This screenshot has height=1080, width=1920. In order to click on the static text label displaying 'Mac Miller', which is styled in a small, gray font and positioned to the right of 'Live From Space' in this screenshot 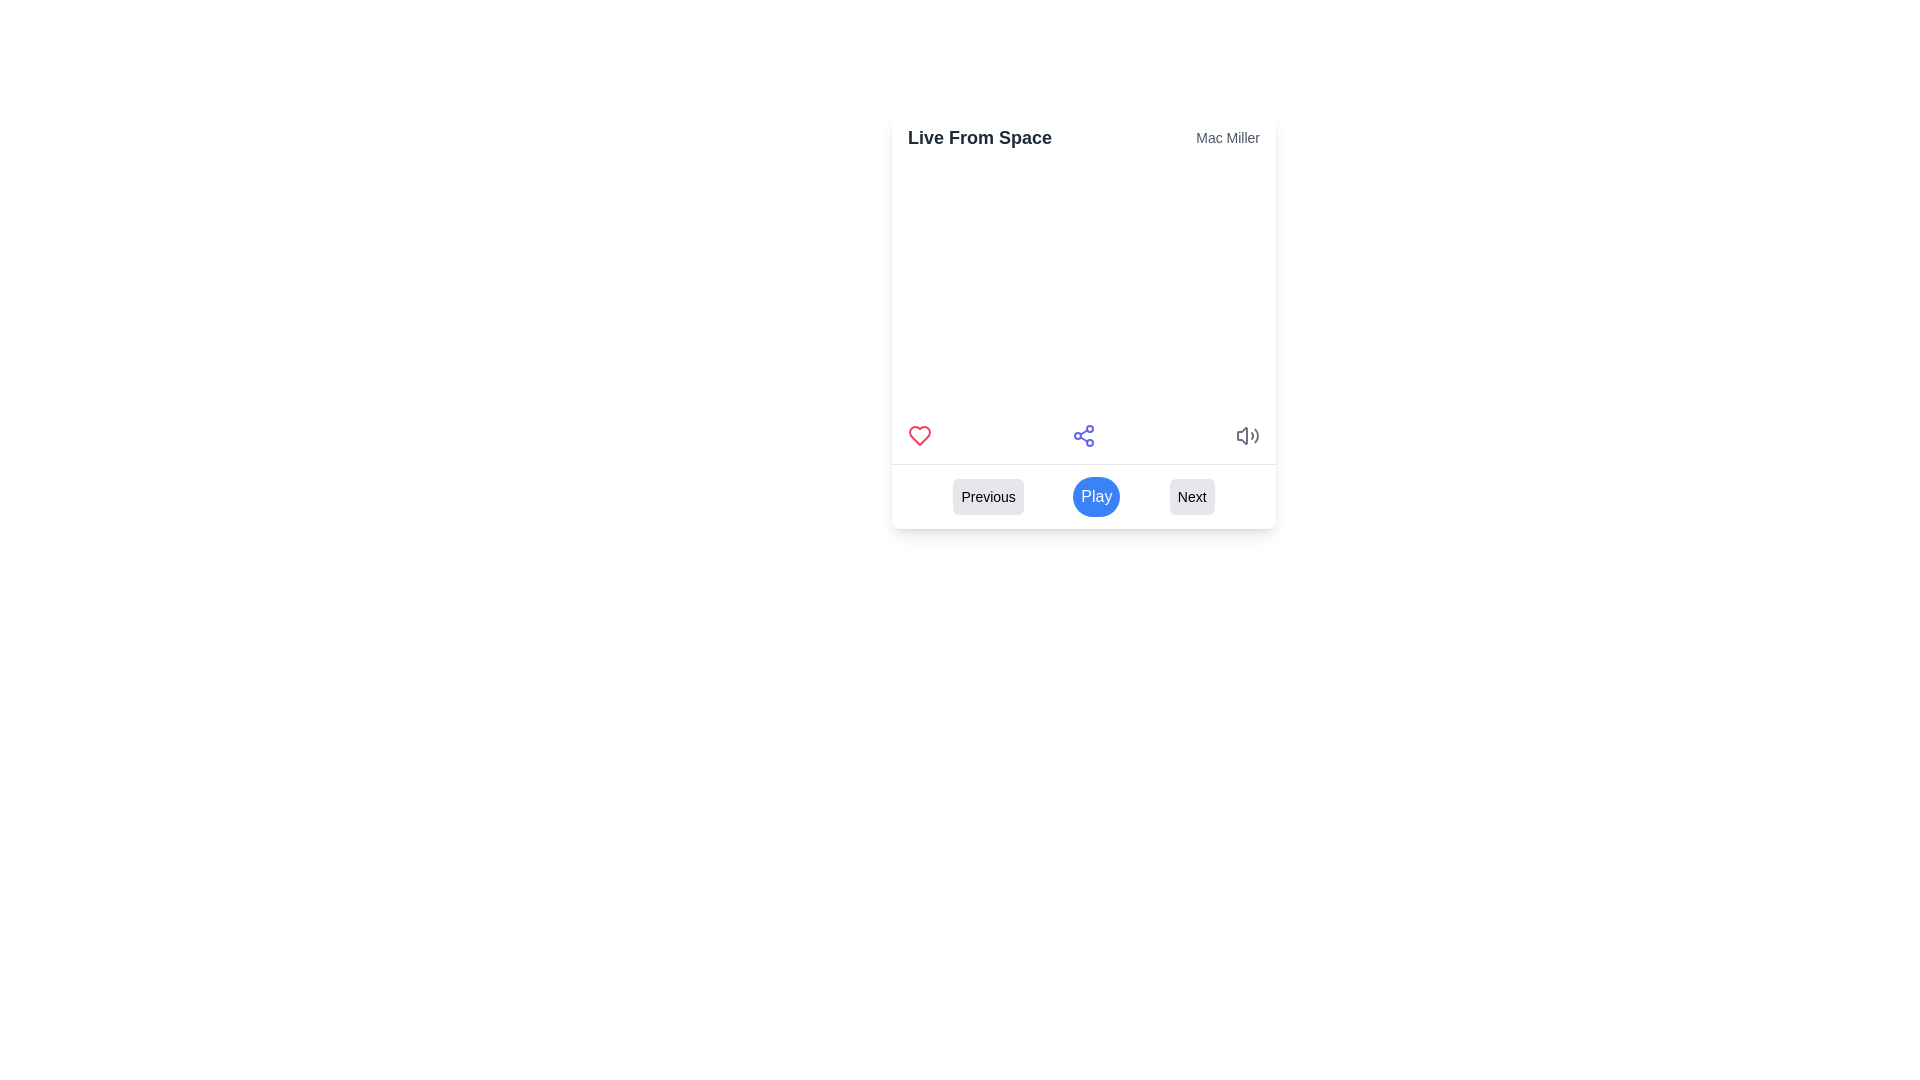, I will do `click(1227, 137)`.